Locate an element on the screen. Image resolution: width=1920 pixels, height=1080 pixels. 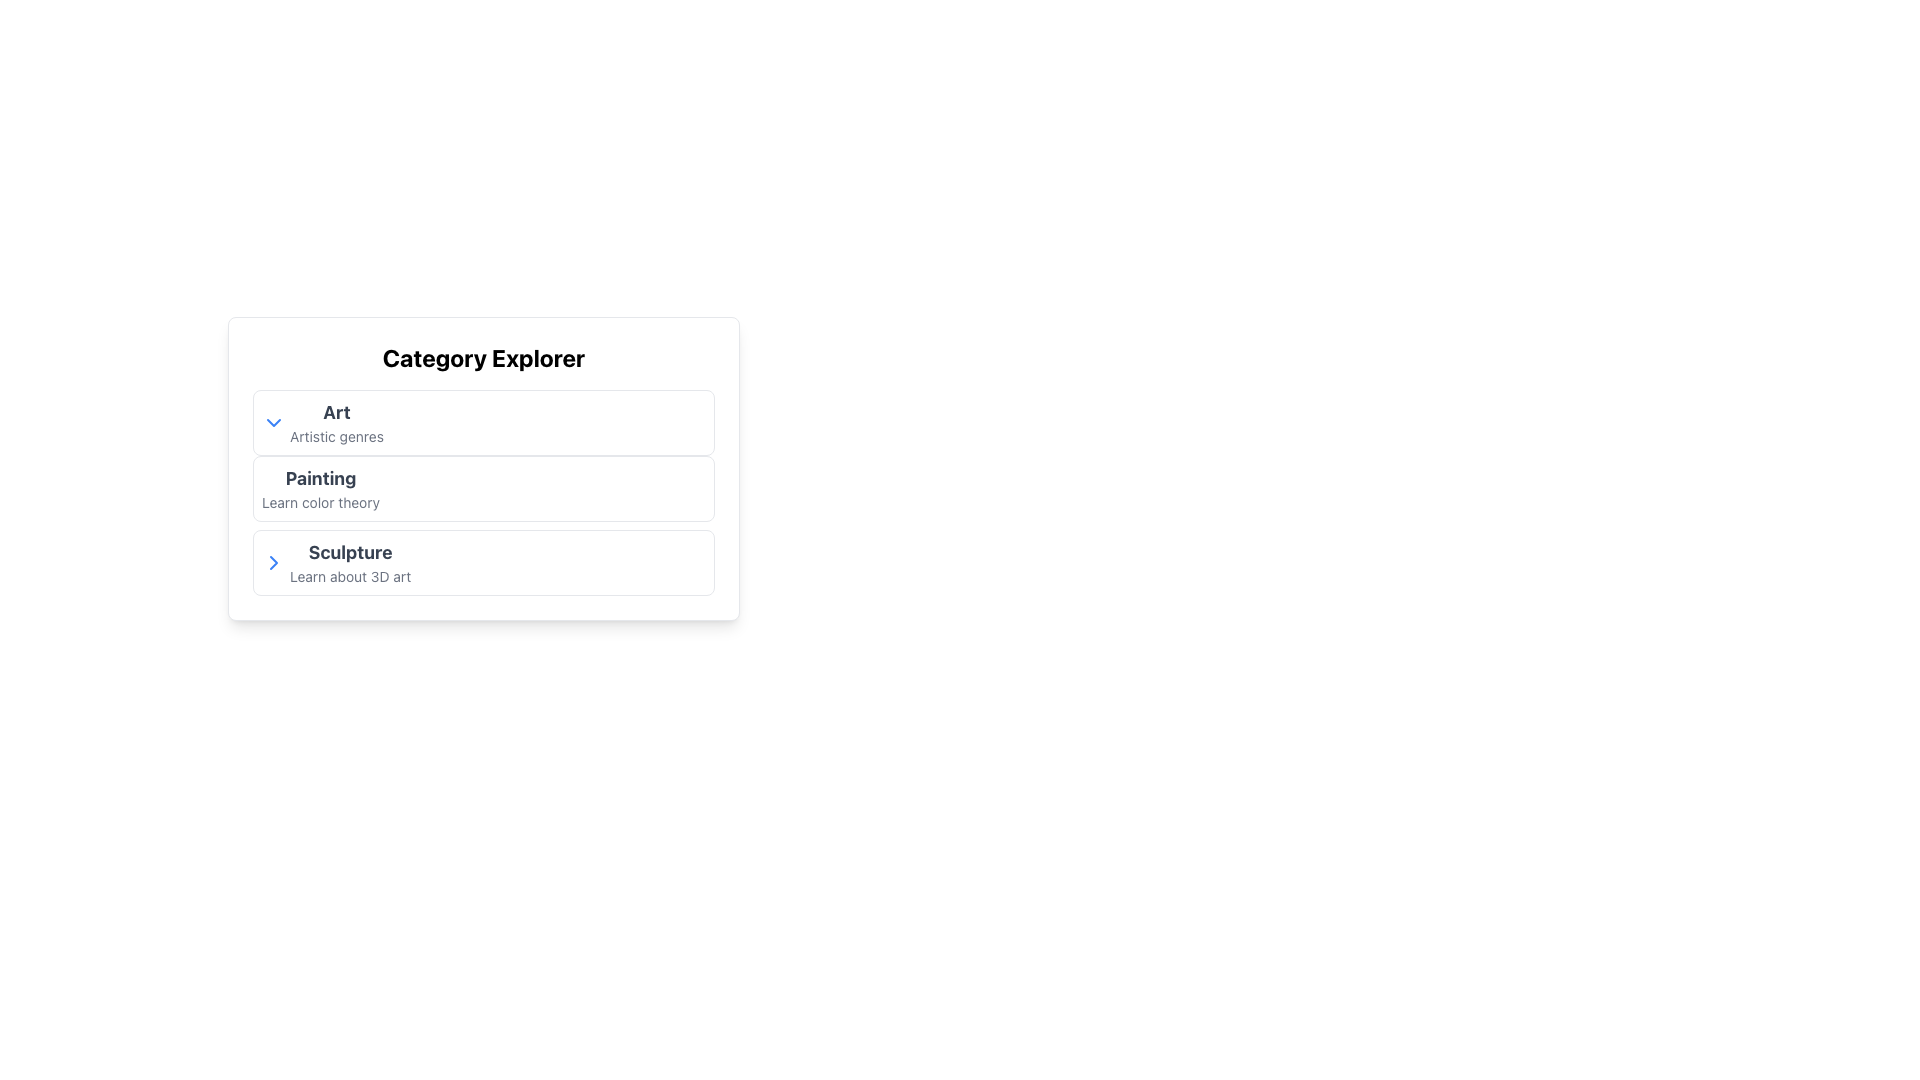
the text label displaying 'Learn about 3D art', which is located beneath the bold 'Sculpture' title in the 'Category Explorer' panel is located at coordinates (350, 577).